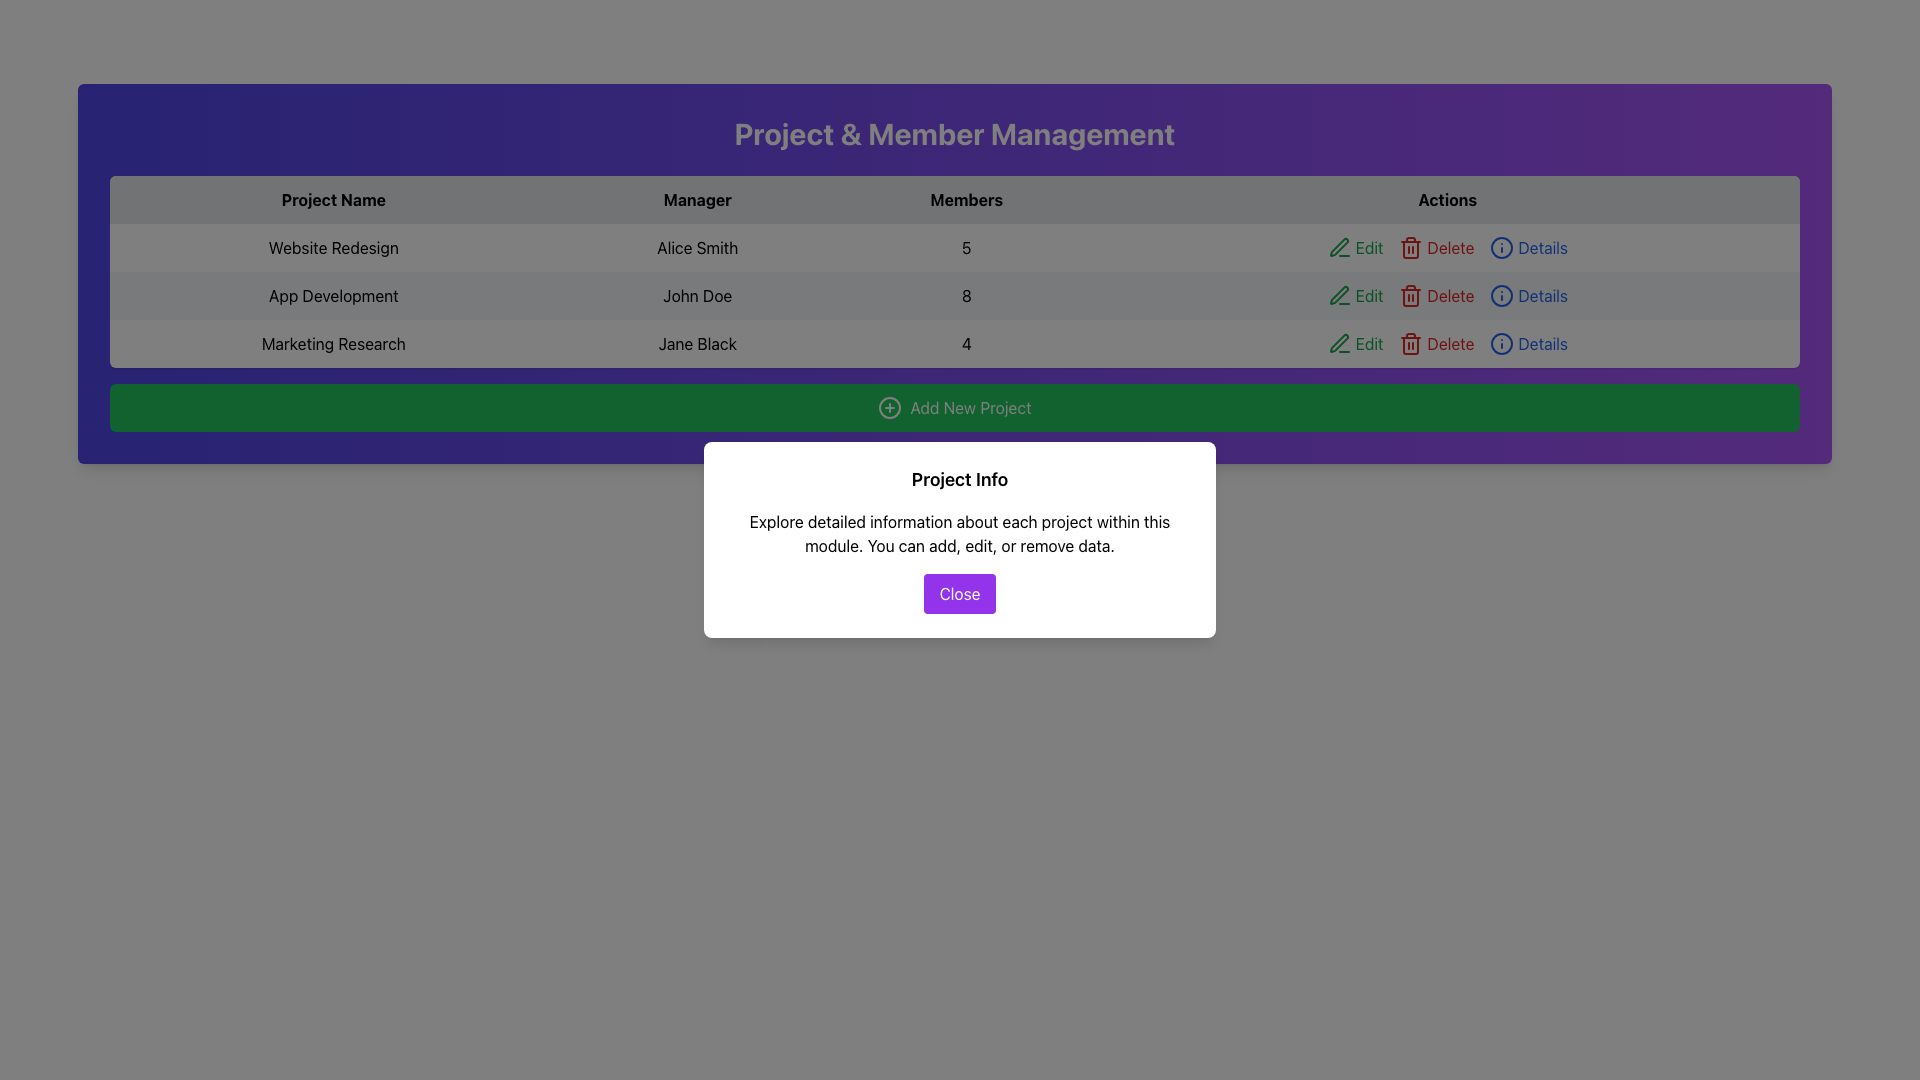  What do you see at coordinates (1435, 342) in the screenshot?
I see `the delete action button located in the horizontal action panel to the right of the user row, specifically the second button after the 'Edit' button and before the 'Details' button, to initiate a delete action` at bounding box center [1435, 342].